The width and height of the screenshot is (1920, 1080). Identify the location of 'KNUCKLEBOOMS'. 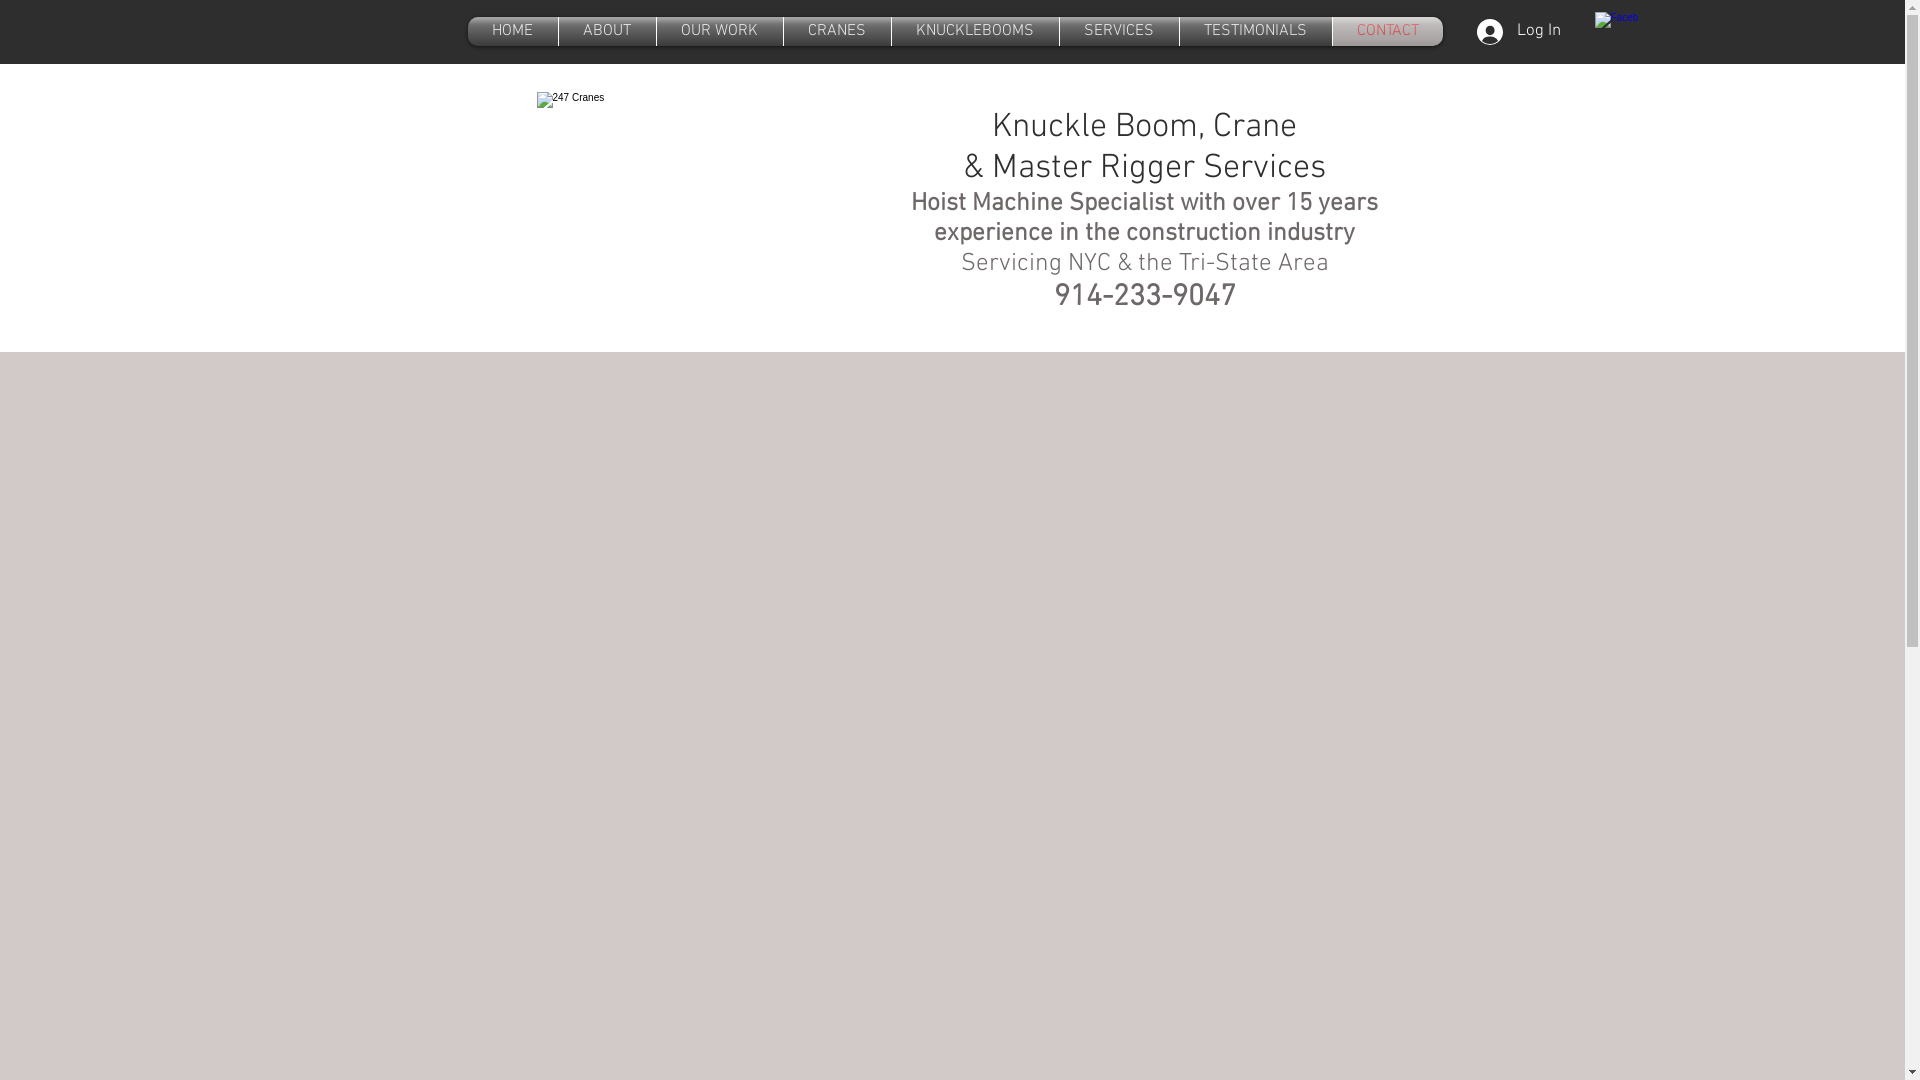
(975, 31).